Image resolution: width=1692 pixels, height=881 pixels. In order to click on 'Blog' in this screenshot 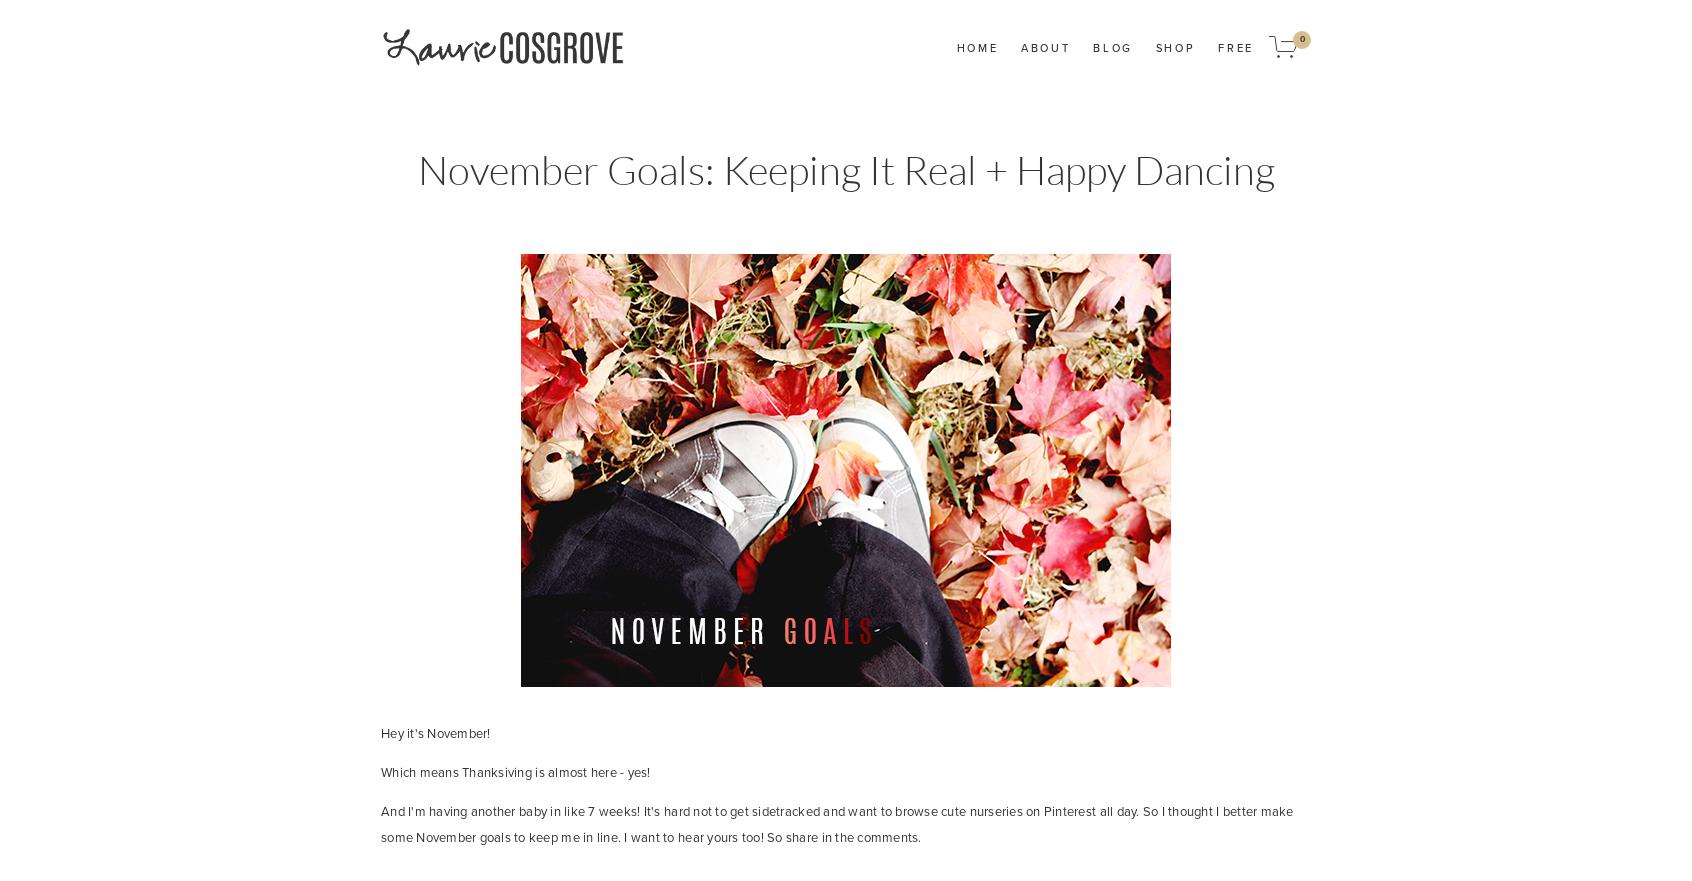, I will do `click(1112, 46)`.